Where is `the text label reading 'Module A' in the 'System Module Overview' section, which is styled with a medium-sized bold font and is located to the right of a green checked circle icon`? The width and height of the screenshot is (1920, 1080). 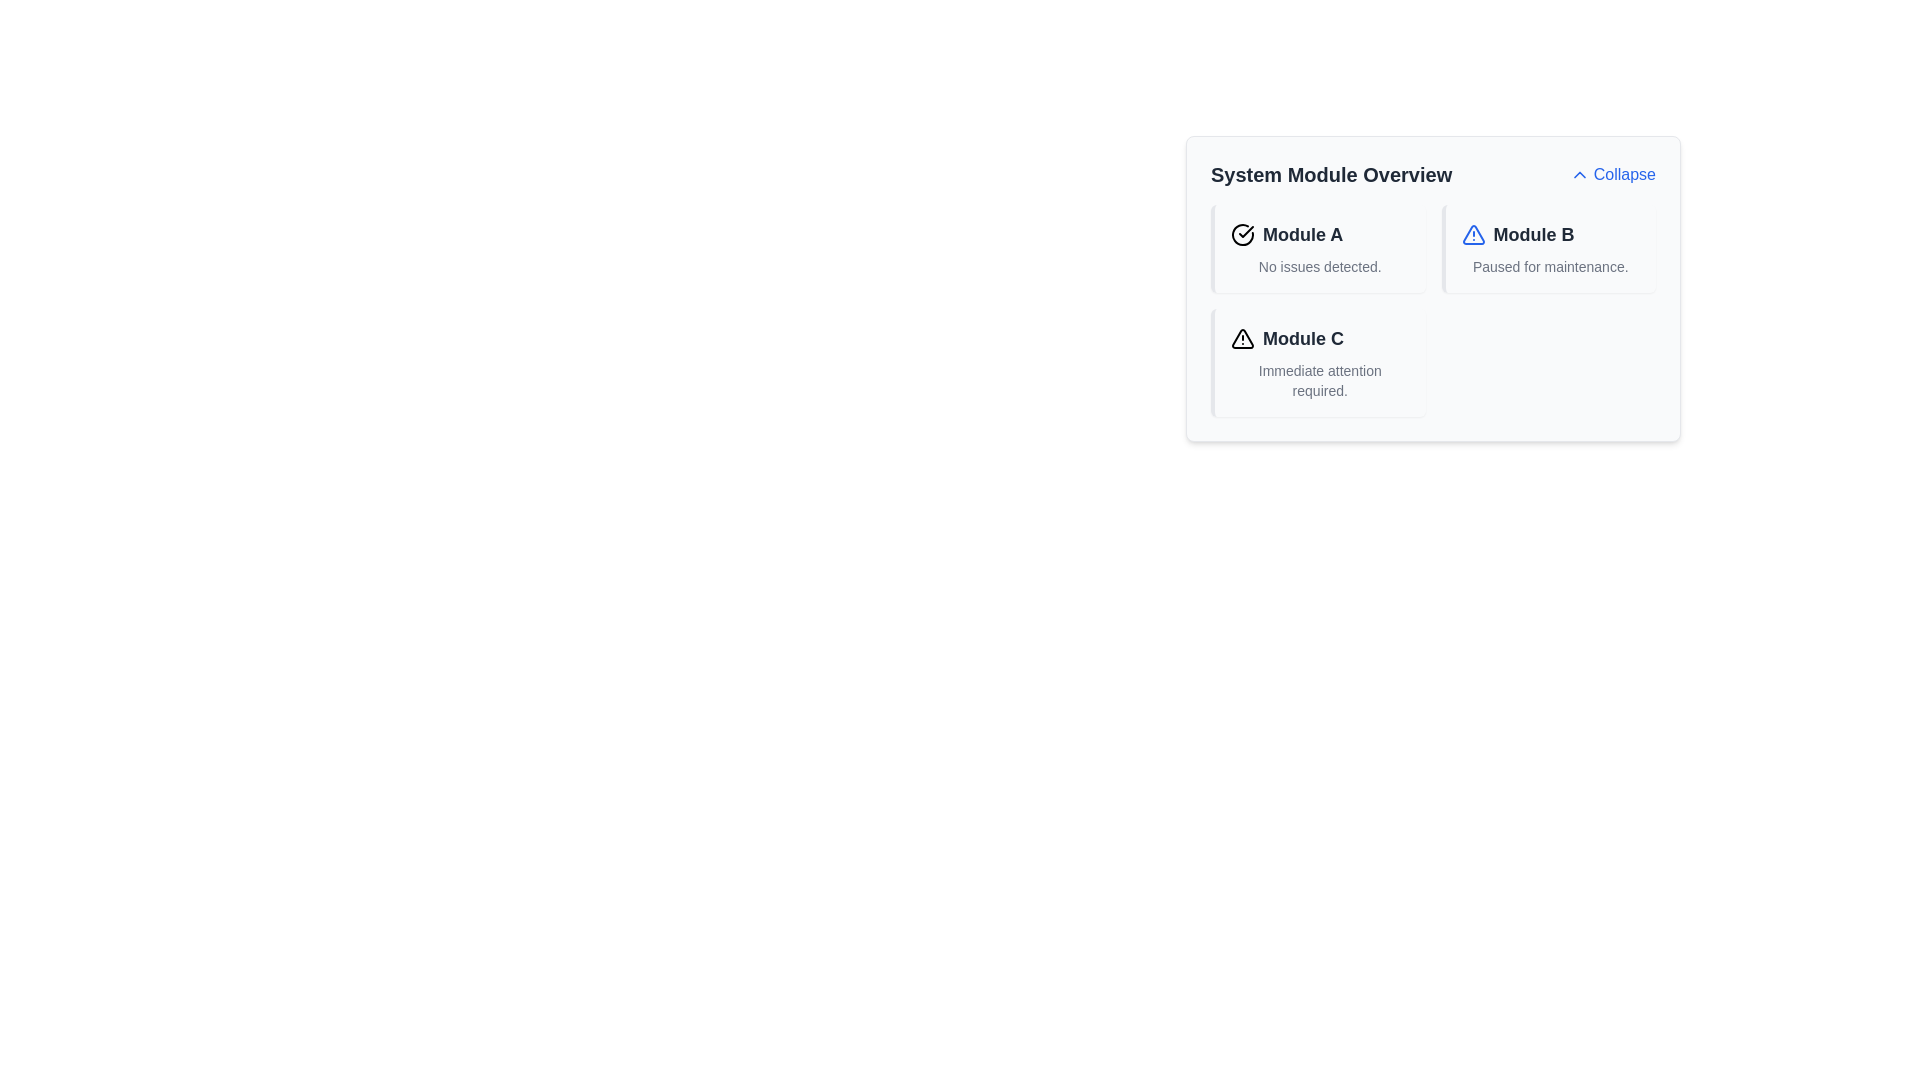 the text label reading 'Module A' in the 'System Module Overview' section, which is styled with a medium-sized bold font and is located to the right of a green checked circle icon is located at coordinates (1303, 234).